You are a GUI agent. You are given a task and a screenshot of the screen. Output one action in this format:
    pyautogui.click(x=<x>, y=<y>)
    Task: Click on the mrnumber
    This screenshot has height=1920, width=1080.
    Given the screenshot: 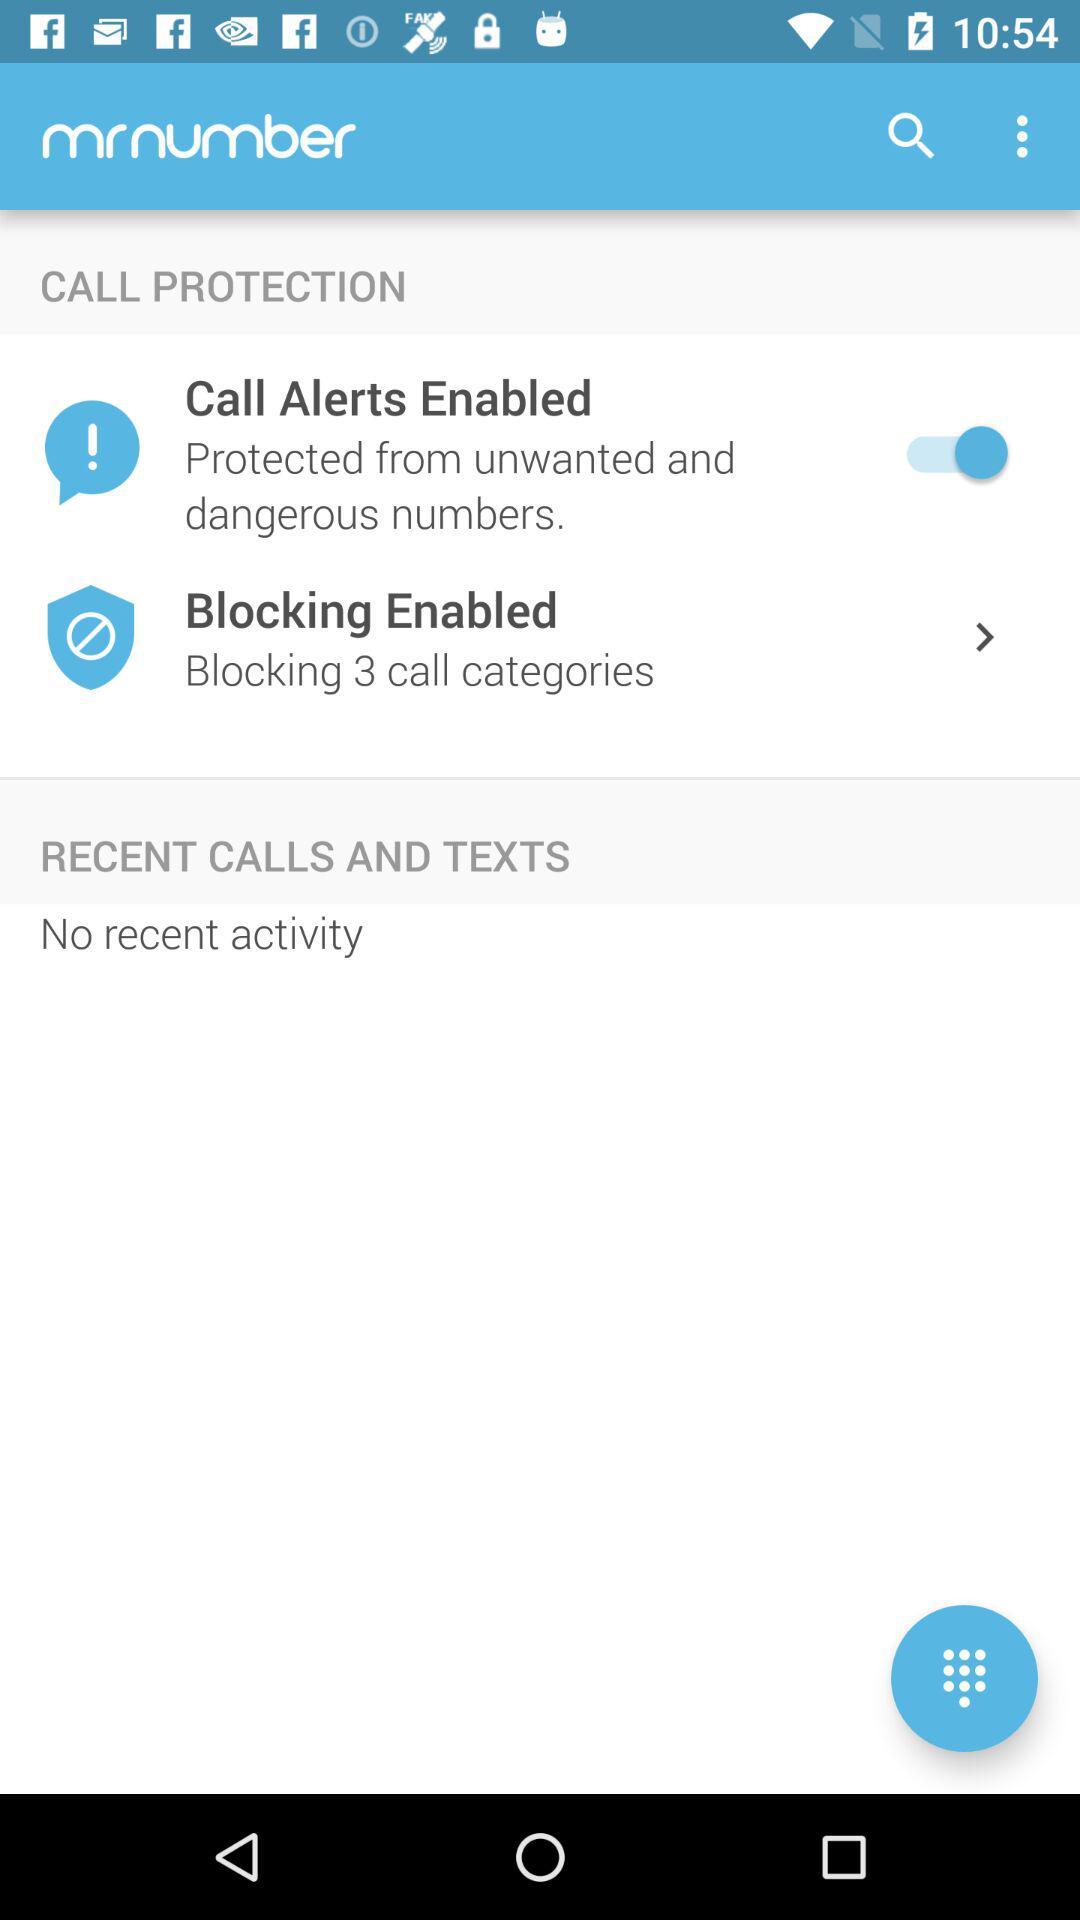 What is the action you would take?
    pyautogui.click(x=199, y=134)
    